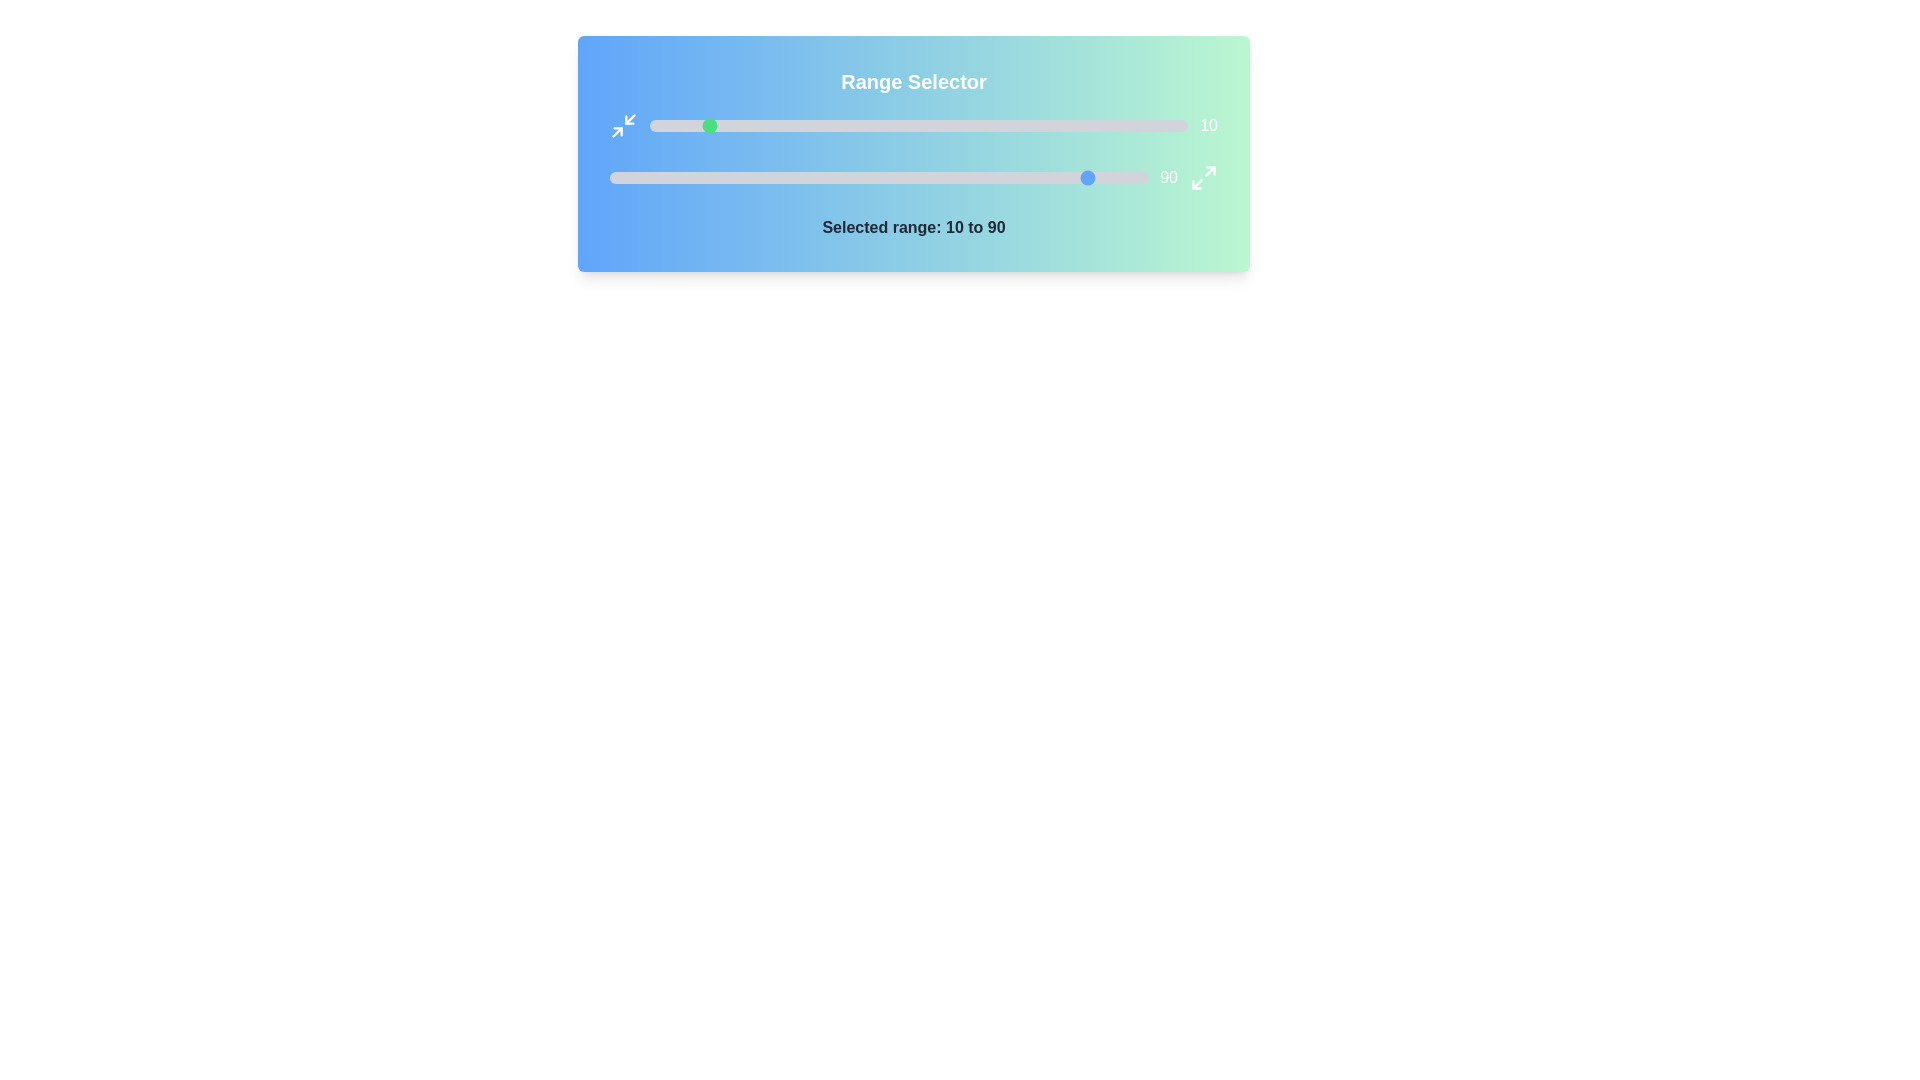 The image size is (1920, 1080). What do you see at coordinates (912, 176) in the screenshot?
I see `the range input slider with a blue gradient handle positioned towards the right side, next to the bold white '90' label, to directly set the value` at bounding box center [912, 176].